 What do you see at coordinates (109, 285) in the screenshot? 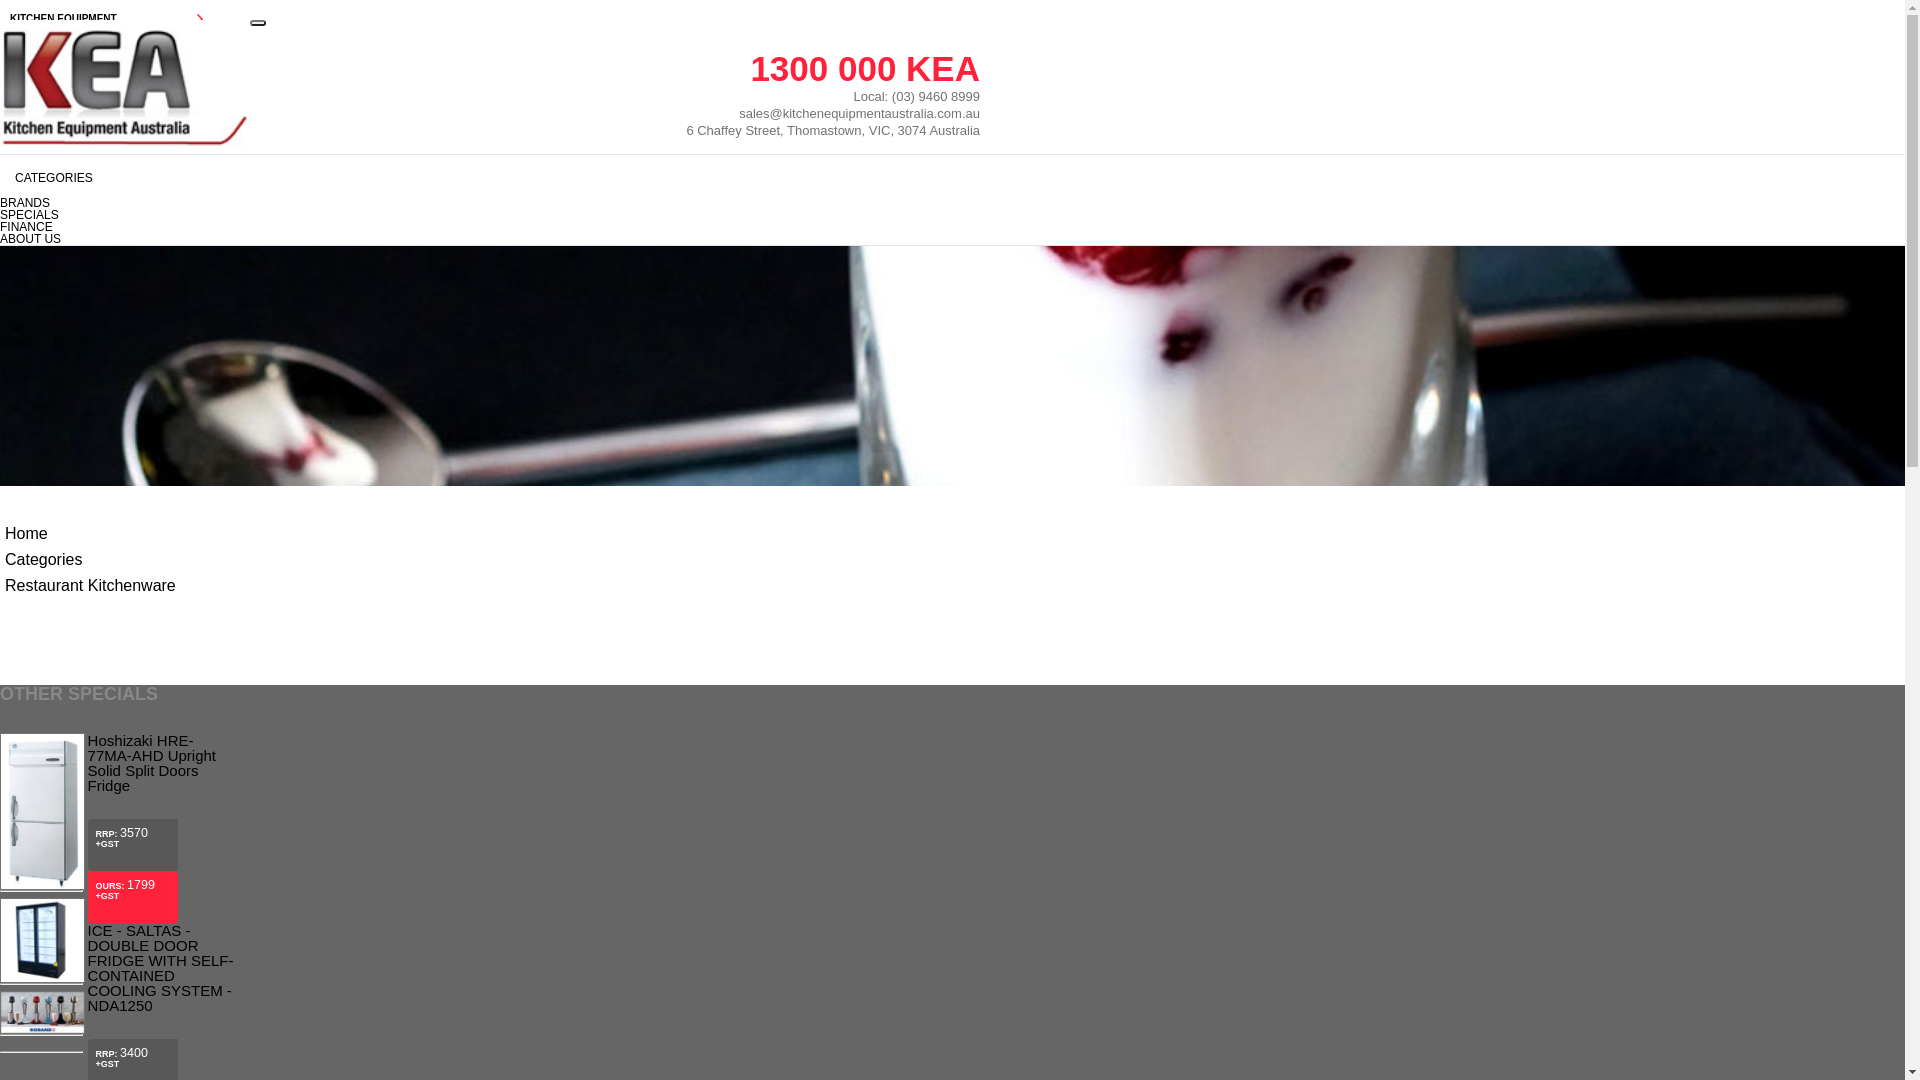
I see `'COMMERCIAL FOOD PROCESSORS'` at bounding box center [109, 285].